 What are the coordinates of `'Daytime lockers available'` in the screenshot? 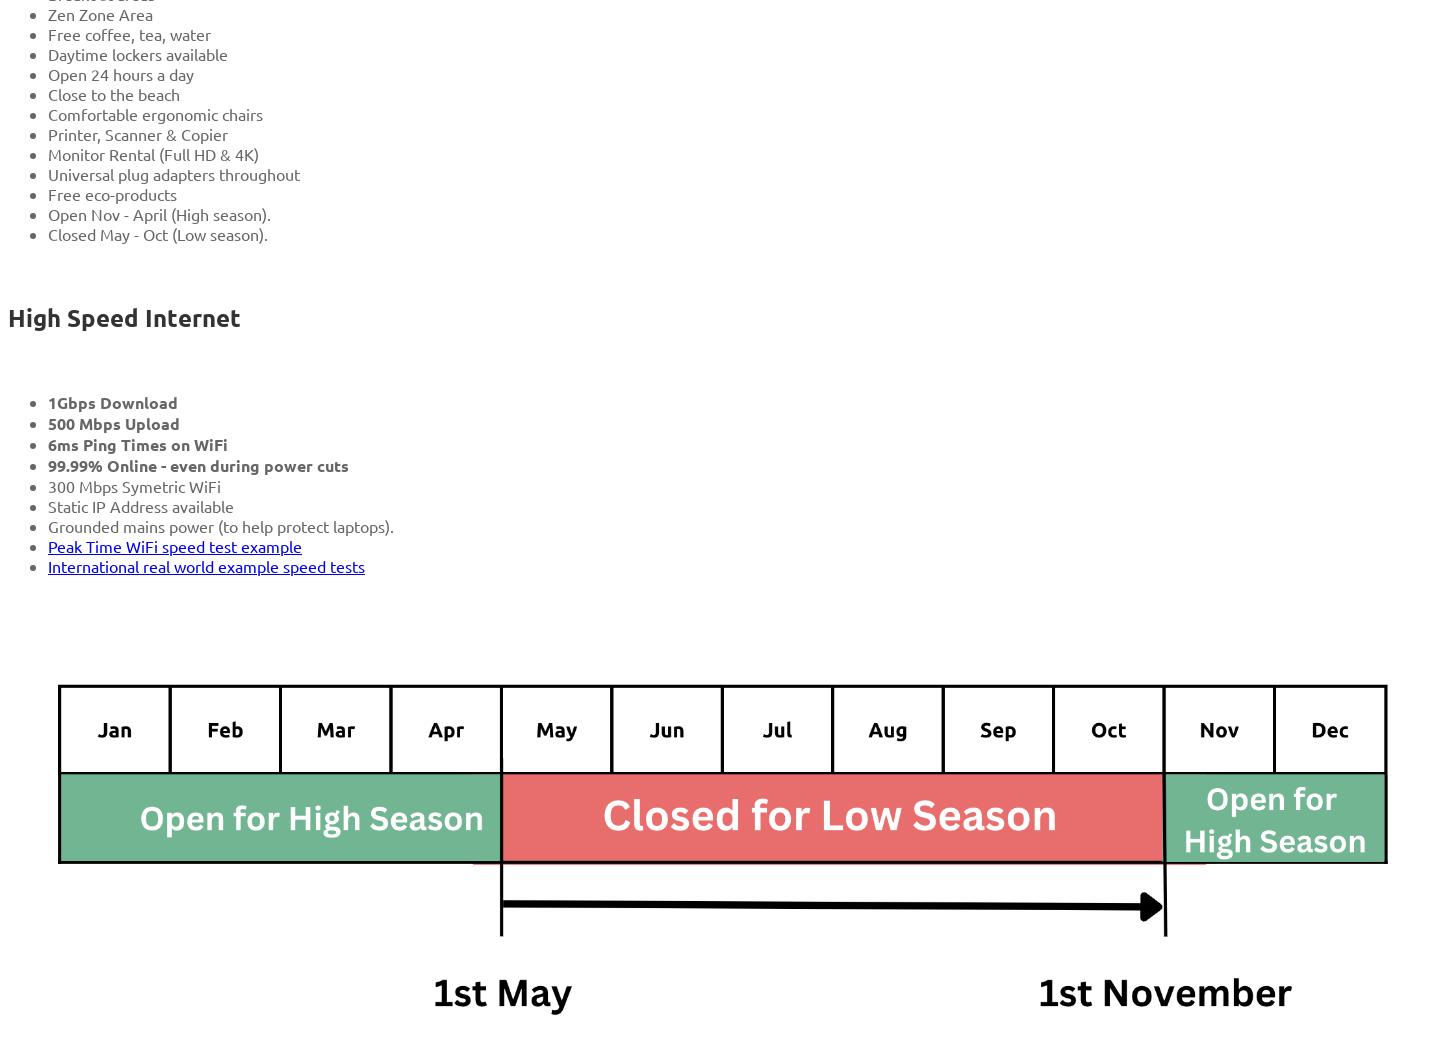 It's located at (136, 52).